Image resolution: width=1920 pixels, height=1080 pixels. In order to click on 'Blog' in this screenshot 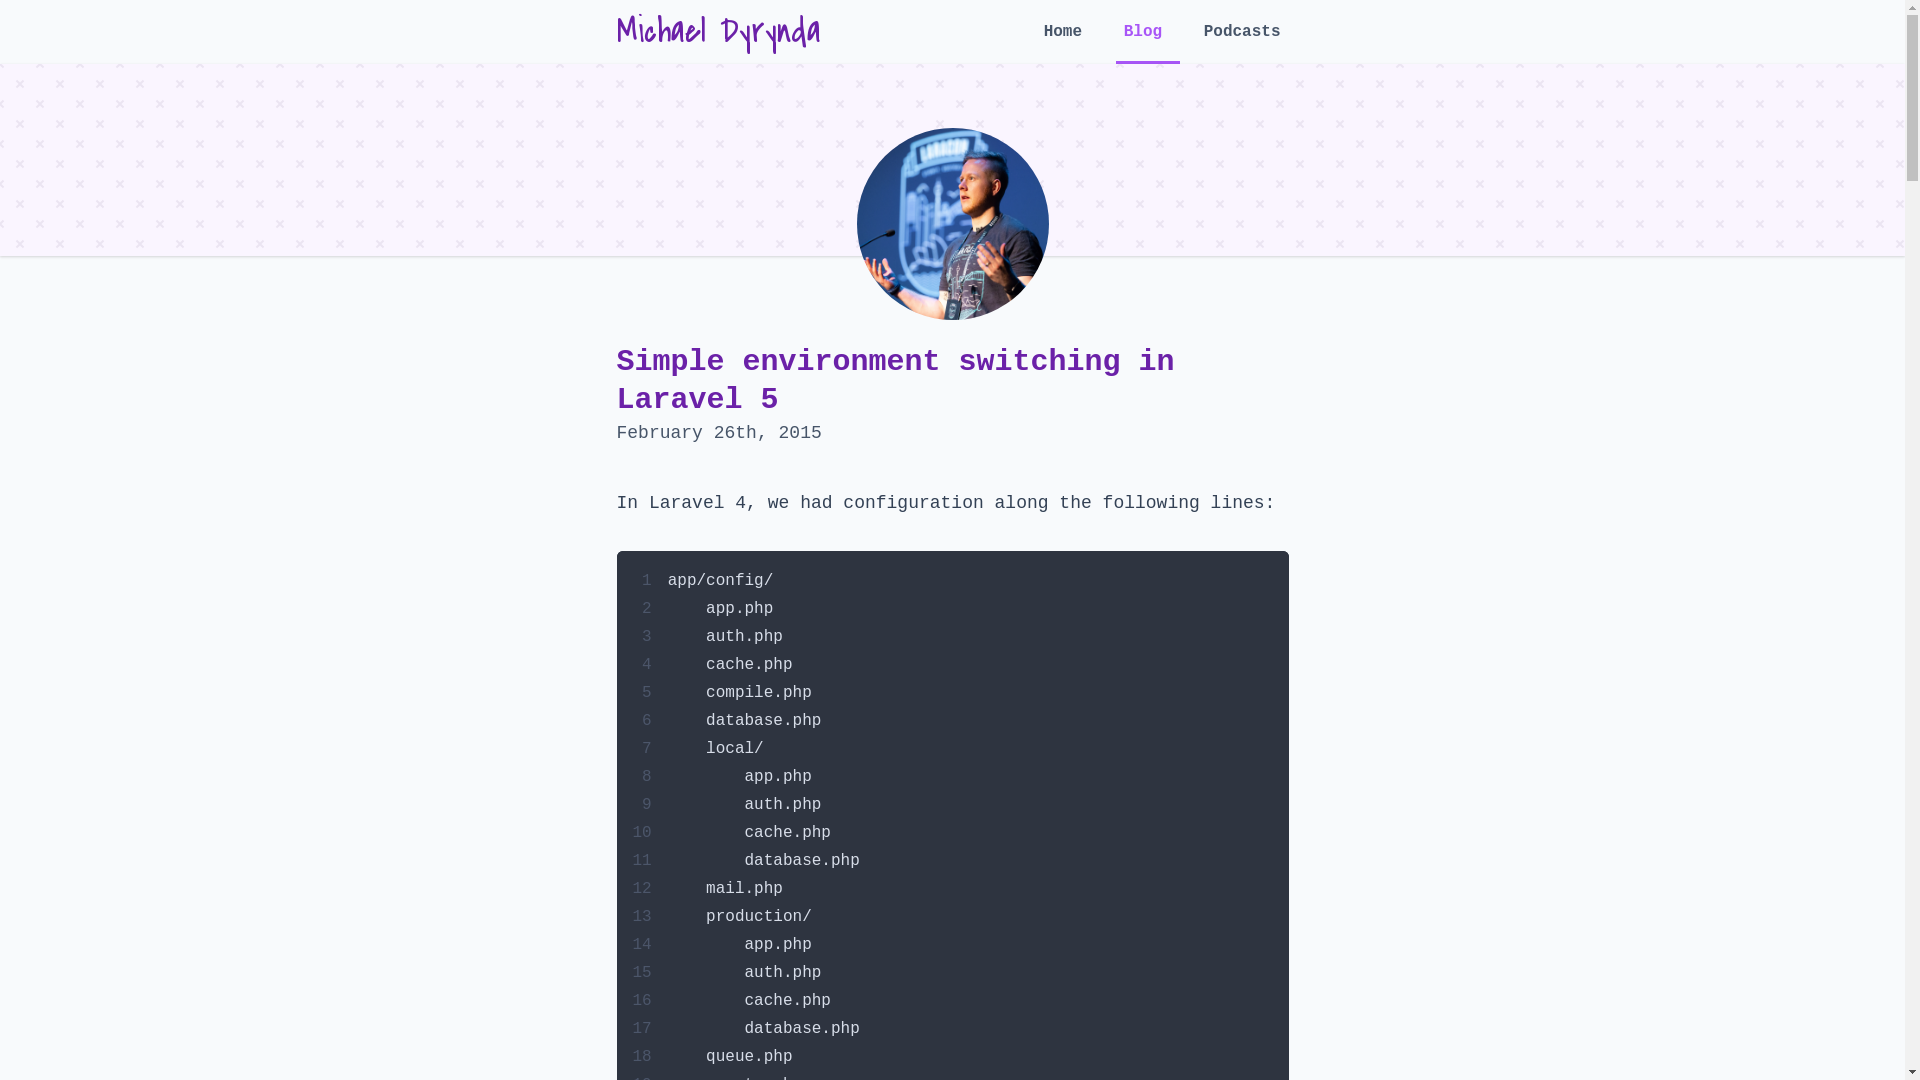, I will do `click(1147, 43)`.